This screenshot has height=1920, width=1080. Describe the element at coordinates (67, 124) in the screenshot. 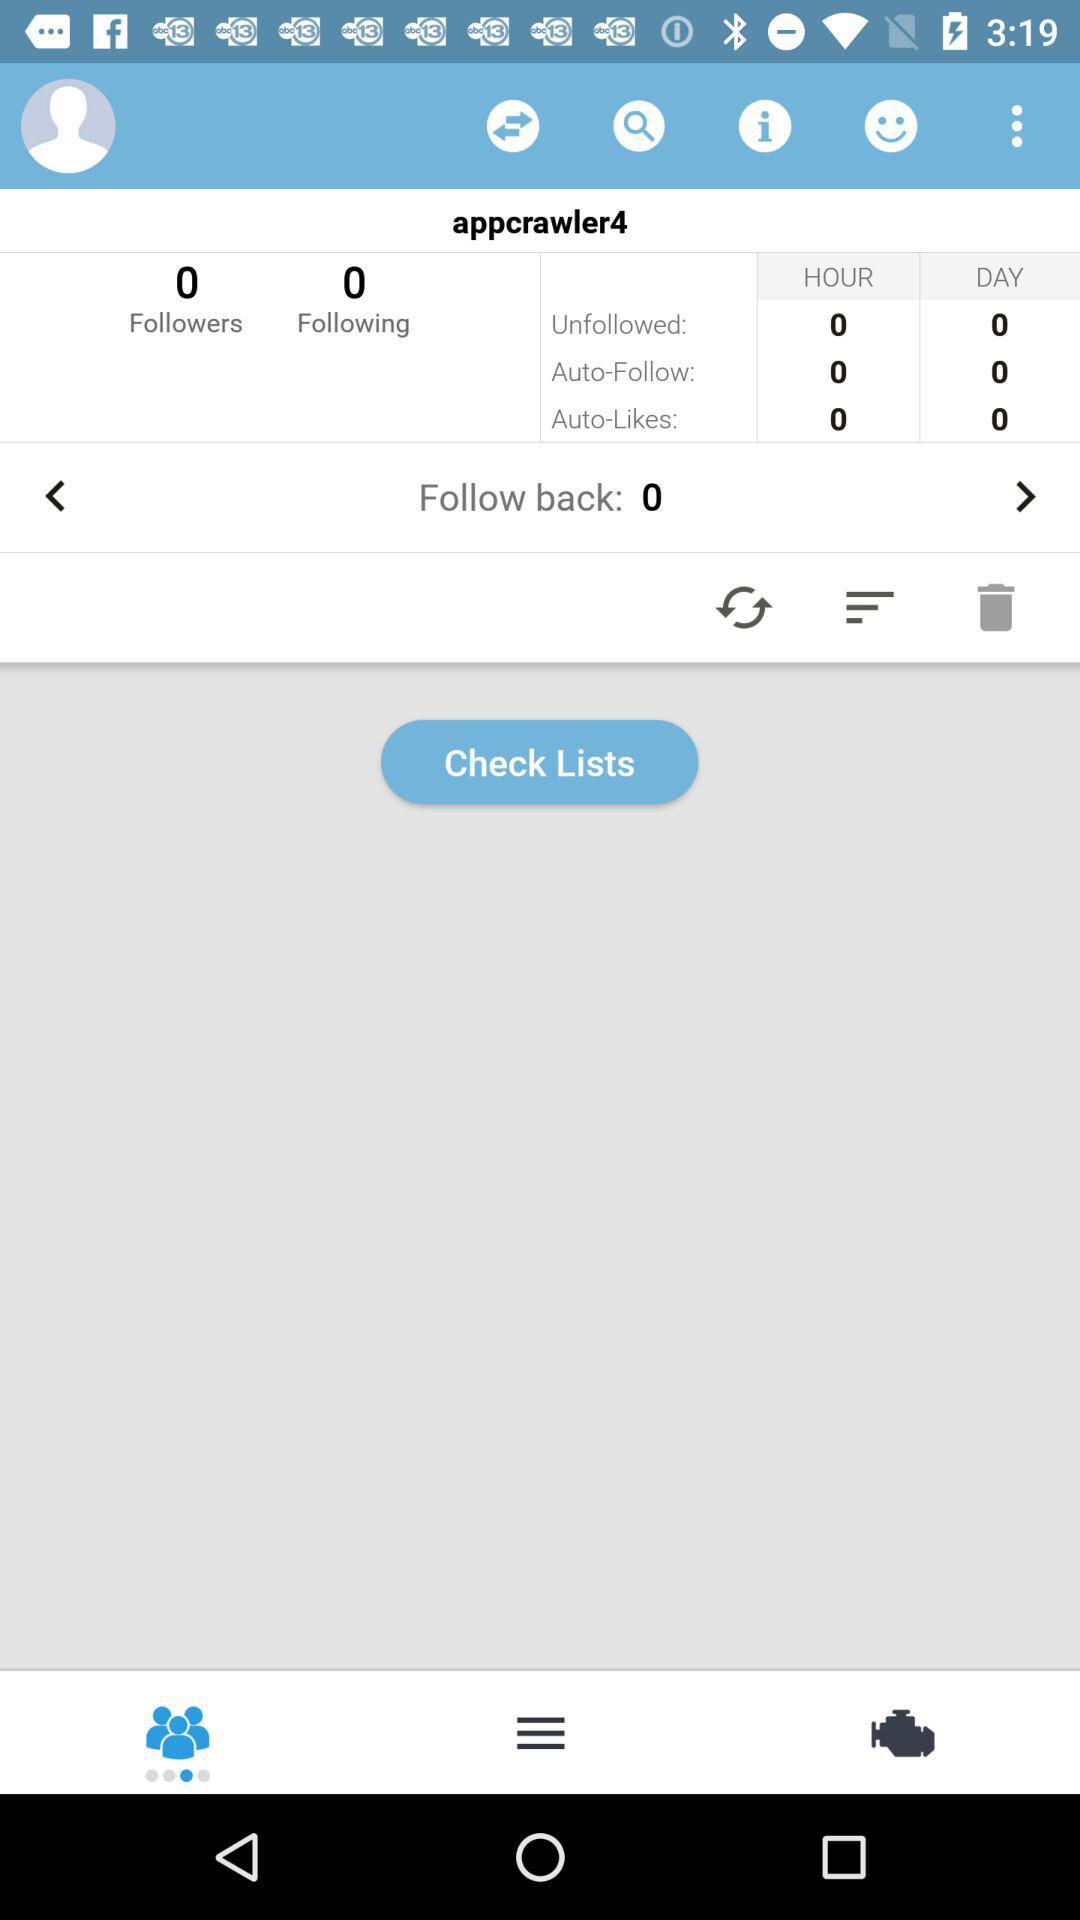

I see `your profile` at that location.